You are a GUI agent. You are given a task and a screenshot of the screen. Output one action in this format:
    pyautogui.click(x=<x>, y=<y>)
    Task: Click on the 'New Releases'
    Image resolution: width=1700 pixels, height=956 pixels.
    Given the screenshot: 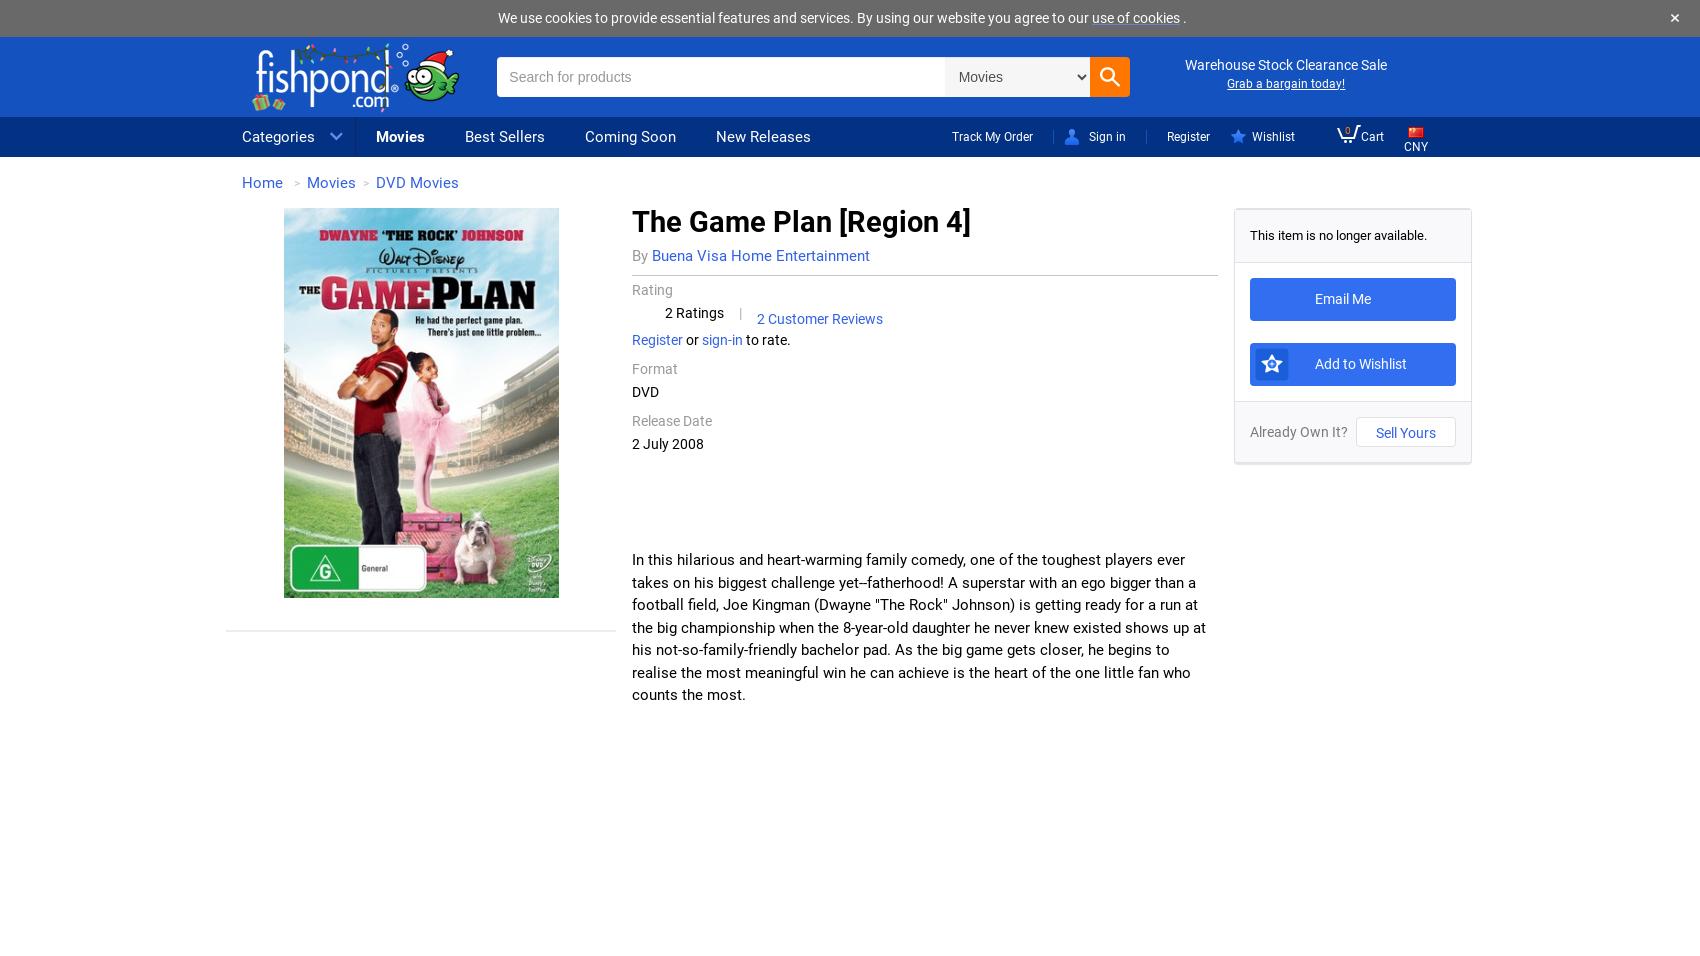 What is the action you would take?
    pyautogui.click(x=762, y=136)
    